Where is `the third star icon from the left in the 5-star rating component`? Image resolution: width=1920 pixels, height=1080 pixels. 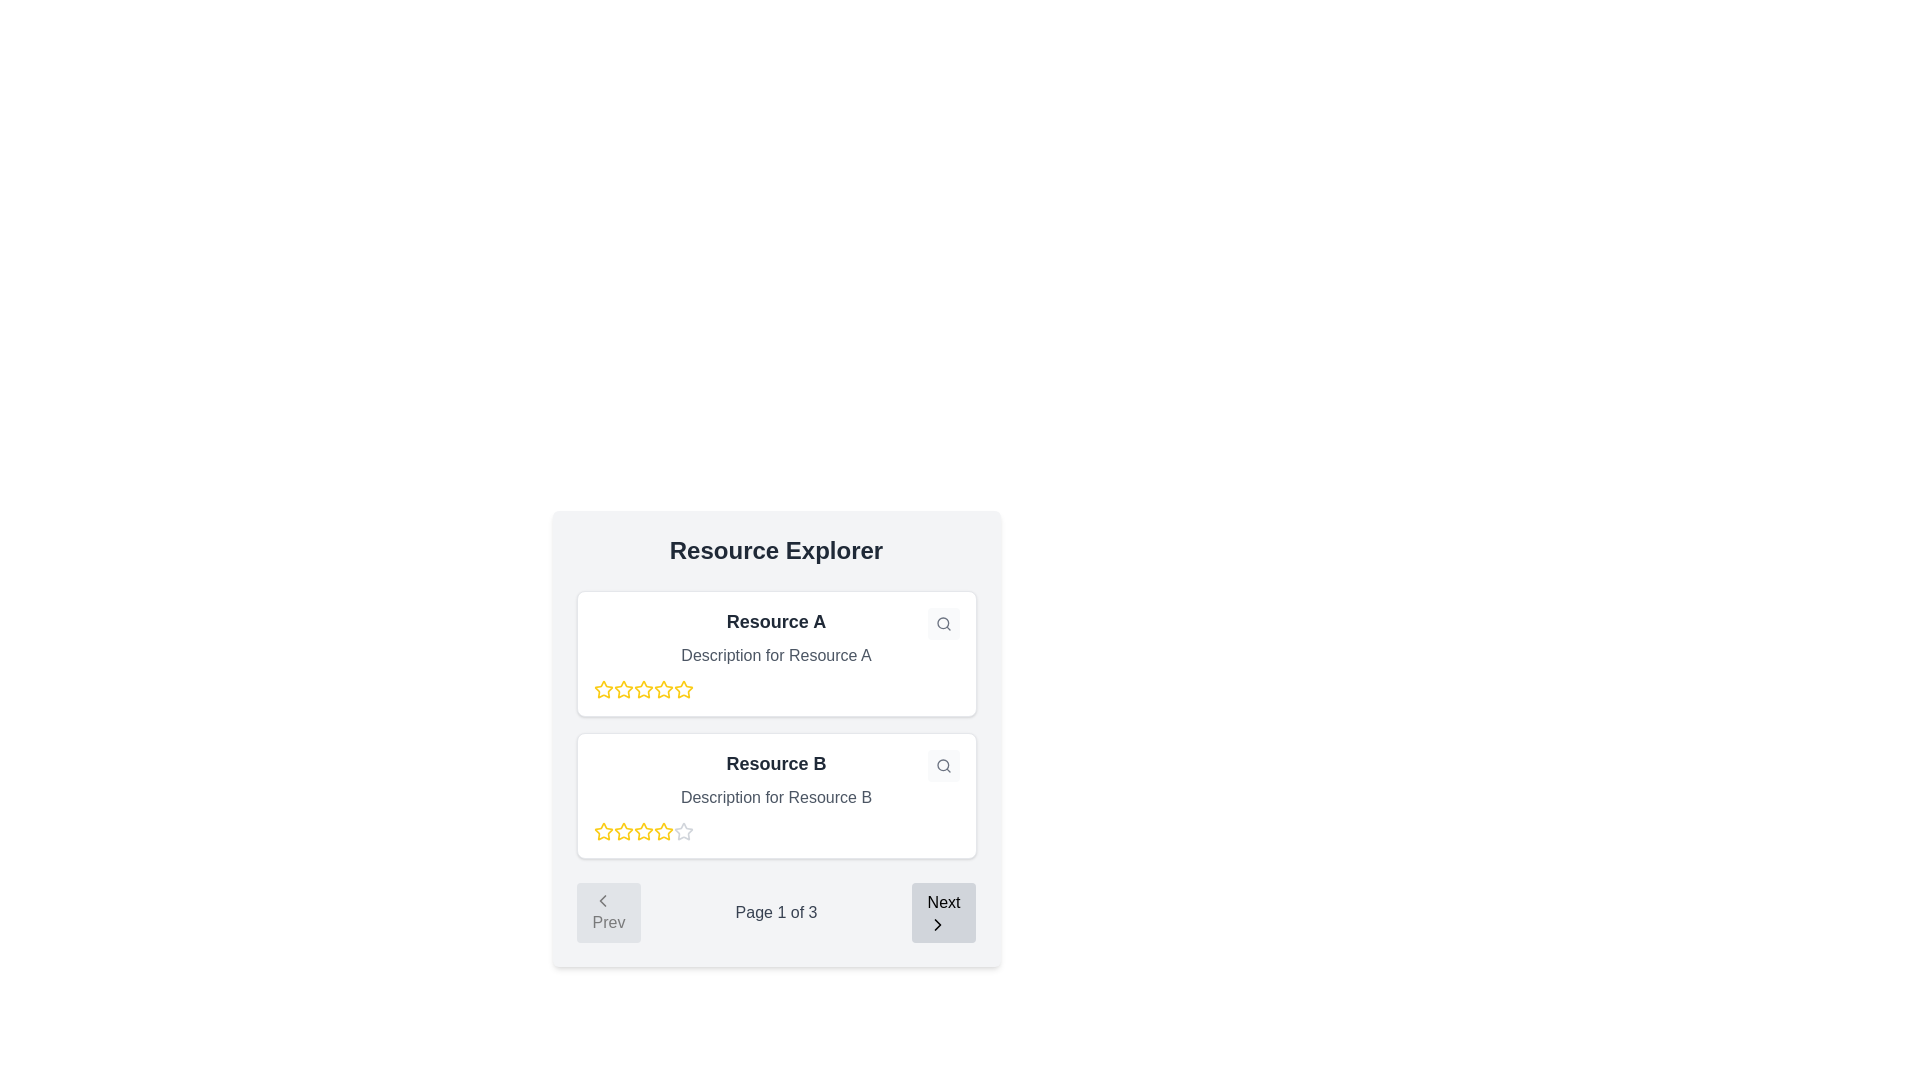 the third star icon from the left in the 5-star rating component is located at coordinates (663, 688).